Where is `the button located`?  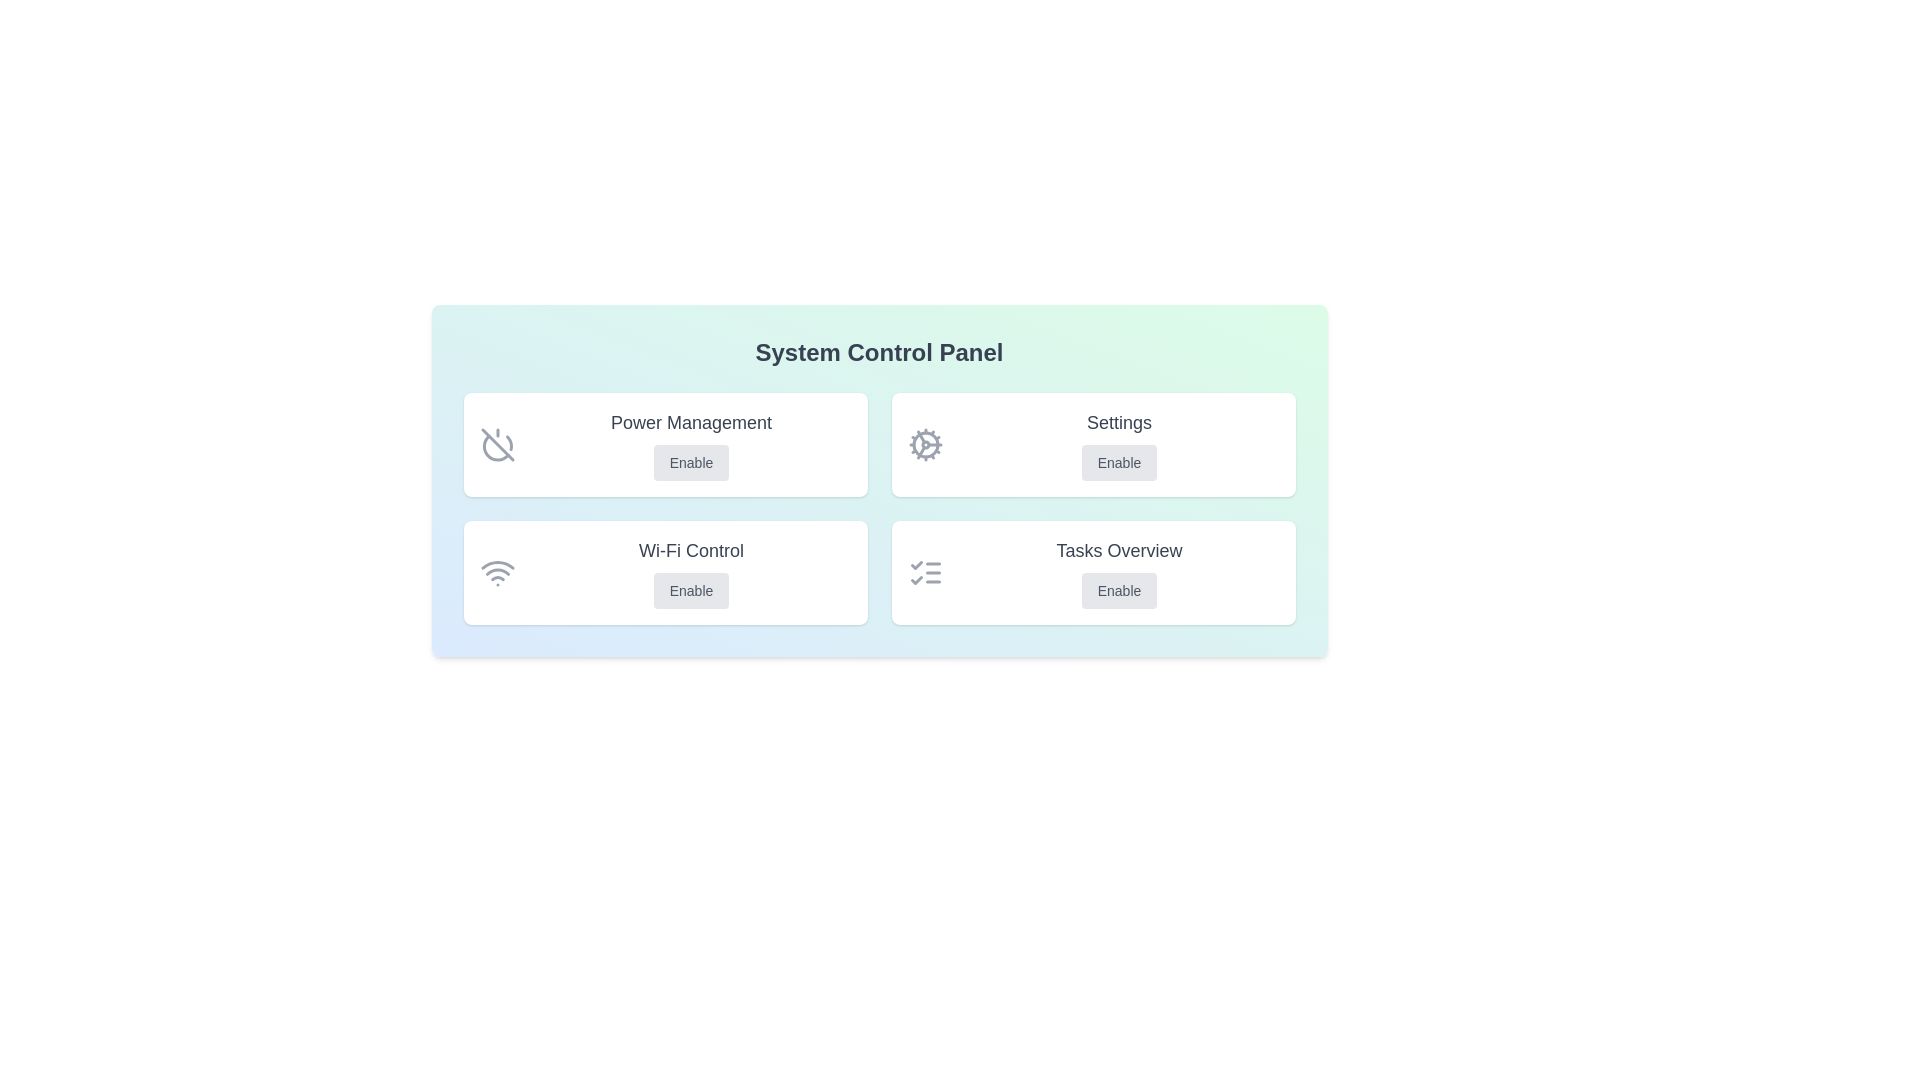 the button located is located at coordinates (1118, 589).